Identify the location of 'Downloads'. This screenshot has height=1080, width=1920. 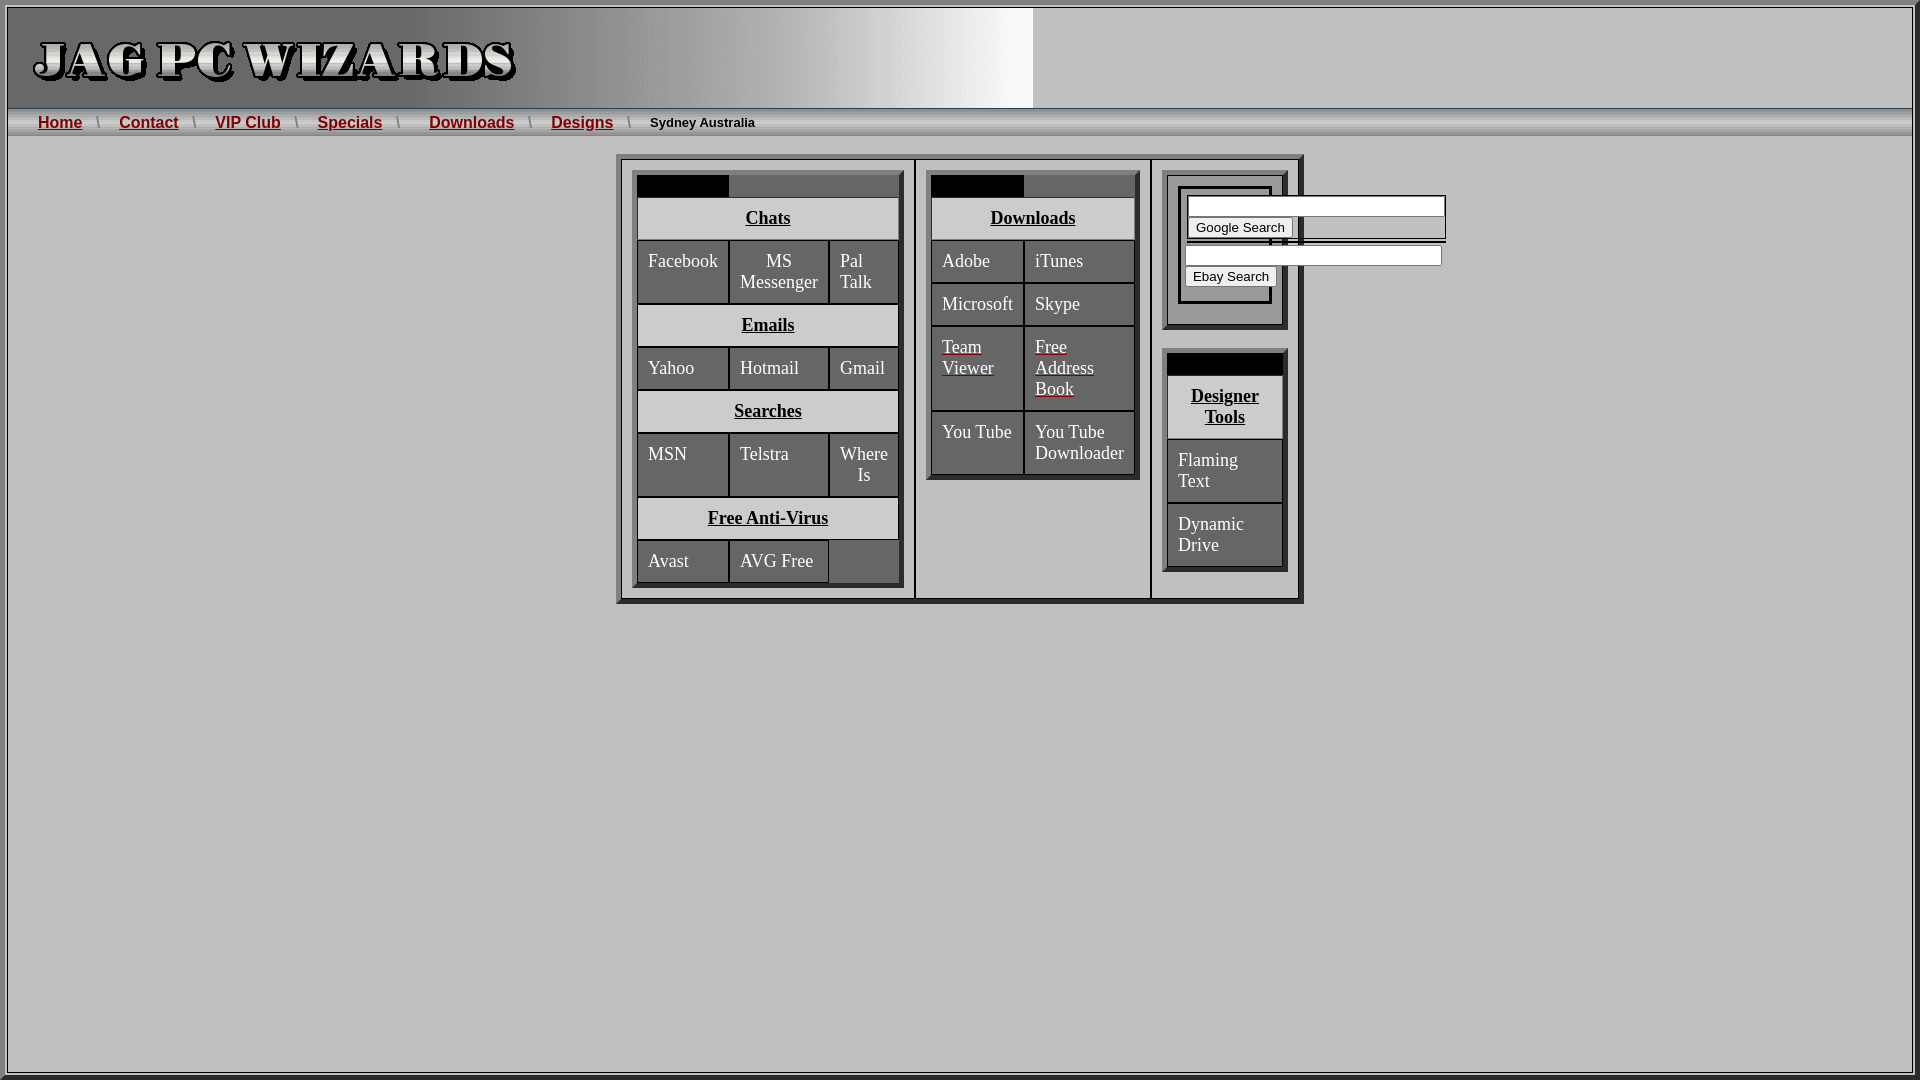
(470, 122).